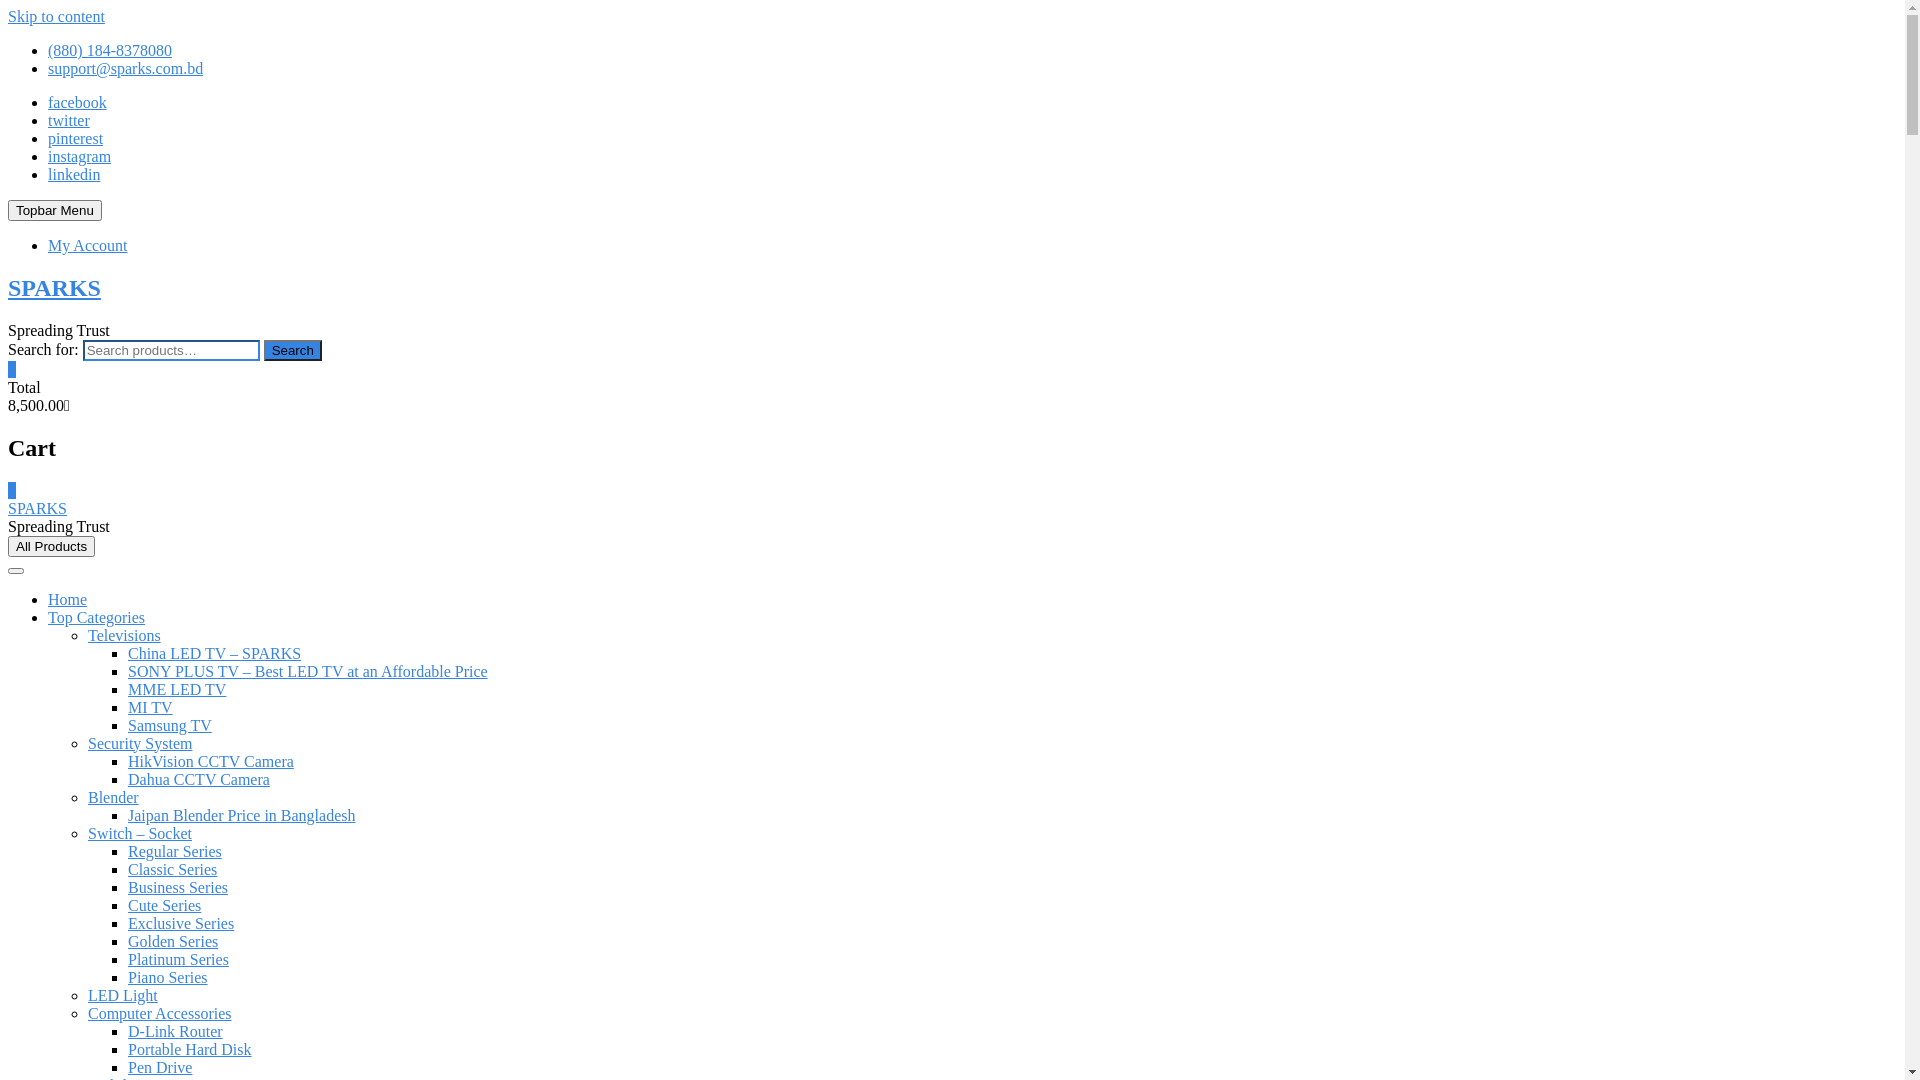  I want to click on 'Blender', so click(112, 796).